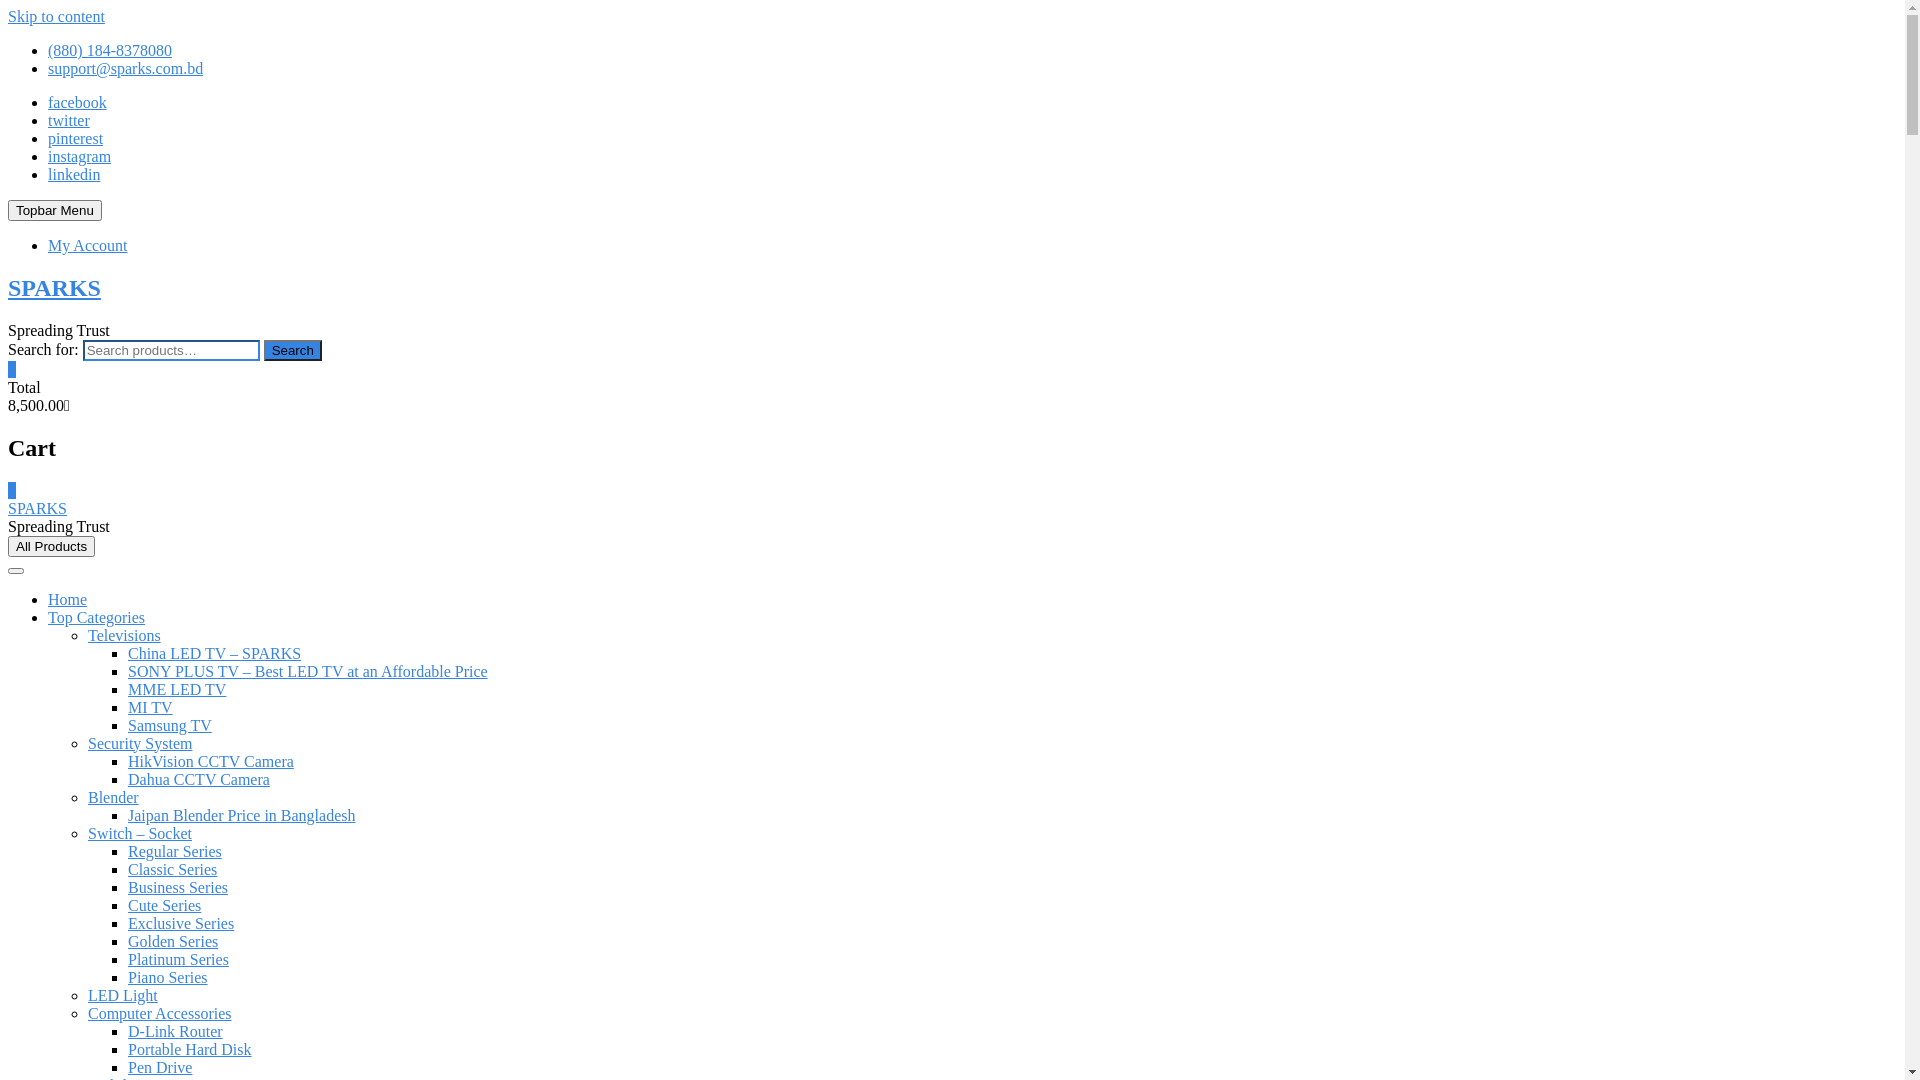  I want to click on 'Blender', so click(112, 796).